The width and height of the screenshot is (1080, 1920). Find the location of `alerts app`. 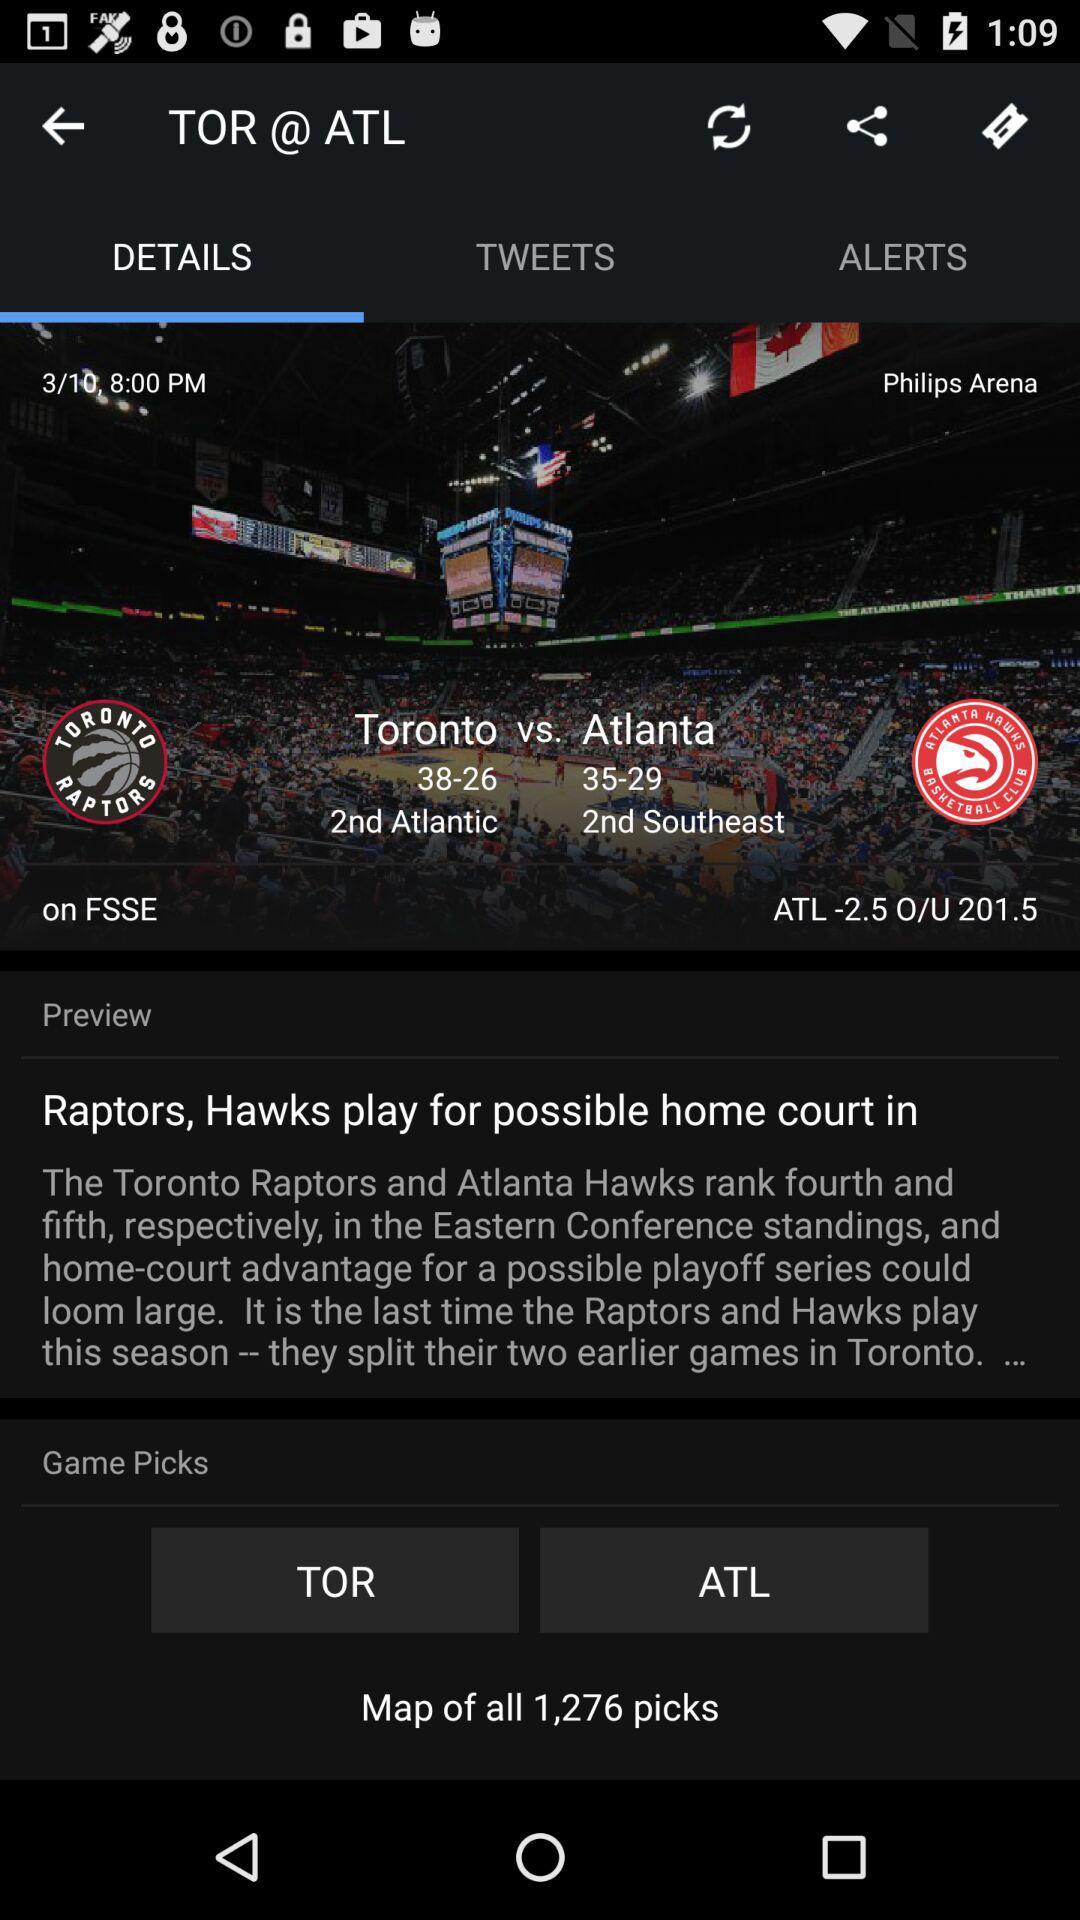

alerts app is located at coordinates (903, 254).